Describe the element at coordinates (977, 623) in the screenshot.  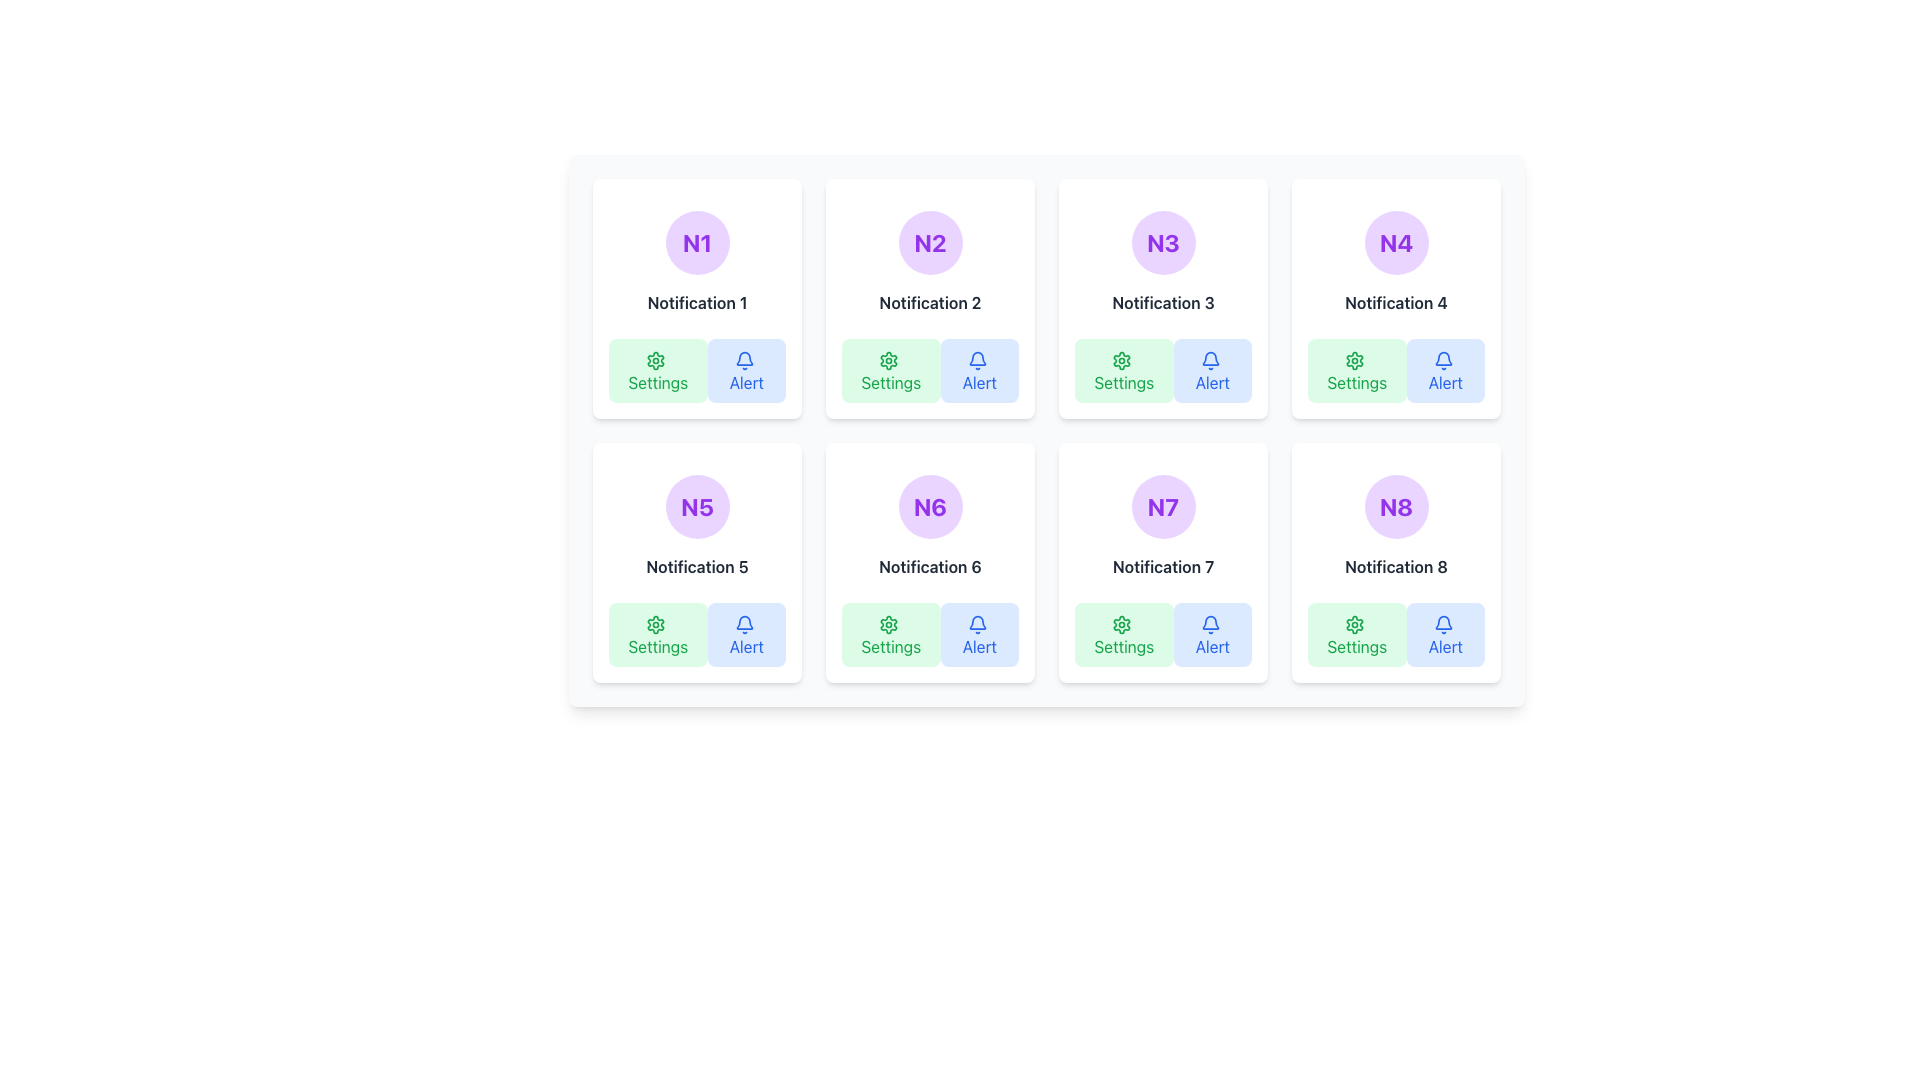
I see `the Notification icon located at the bottom-right of the 'Alert' button within the 'Notification 6' card` at that location.